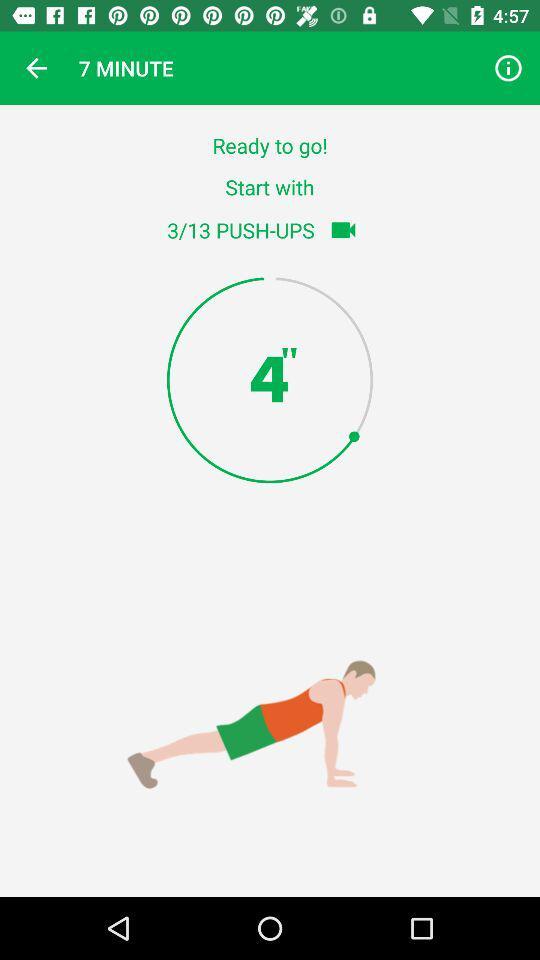 The height and width of the screenshot is (960, 540). What do you see at coordinates (508, 68) in the screenshot?
I see `the icon to the right of the 7 minute item` at bounding box center [508, 68].